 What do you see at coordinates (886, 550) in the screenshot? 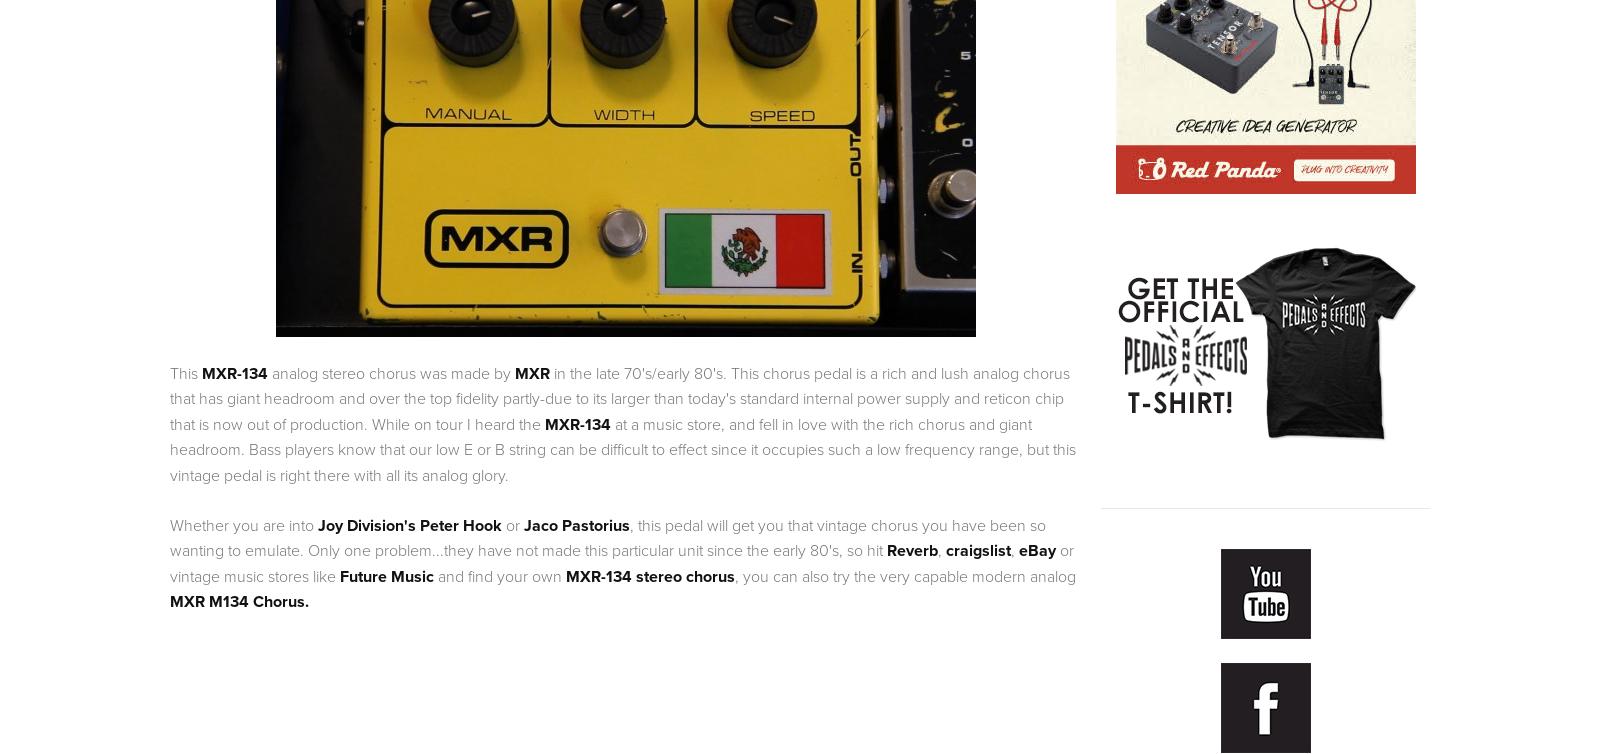
I see `'Reverb'` at bounding box center [886, 550].